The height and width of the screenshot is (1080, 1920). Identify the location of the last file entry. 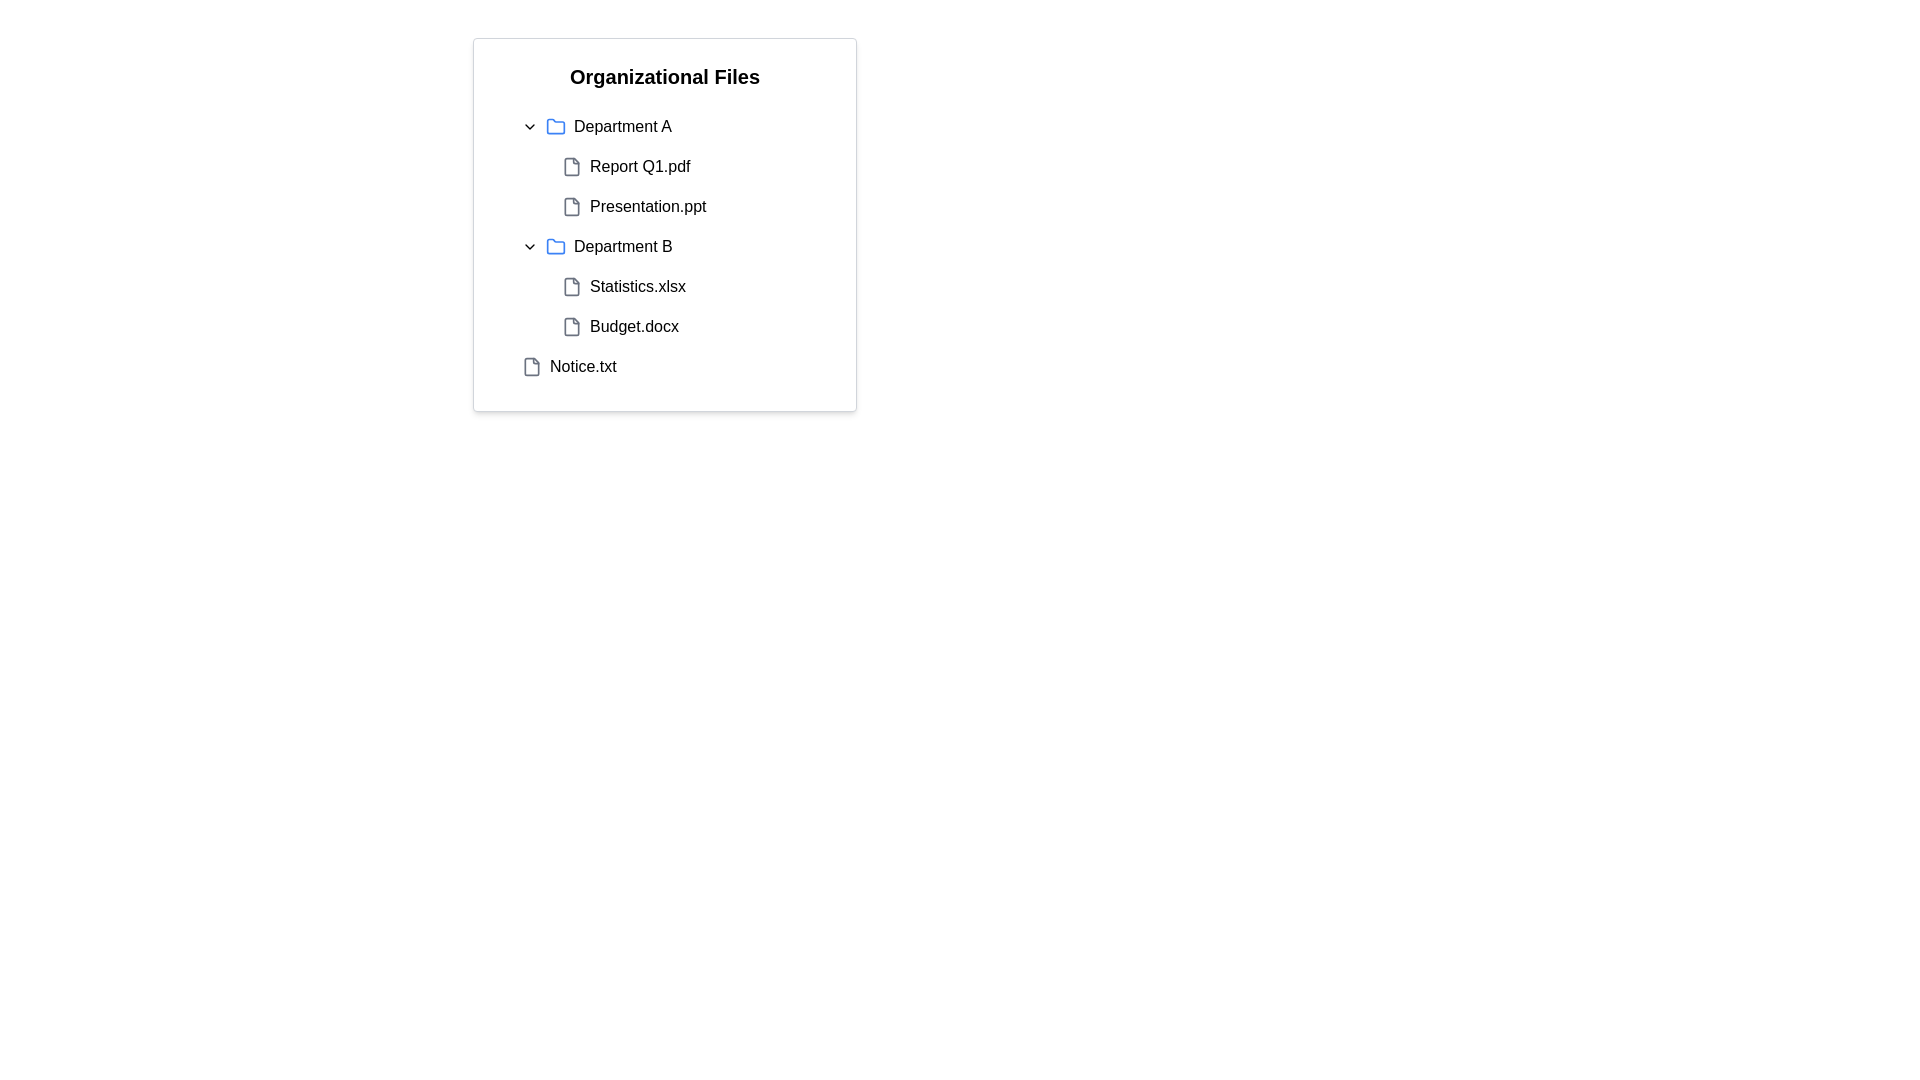
(665, 366).